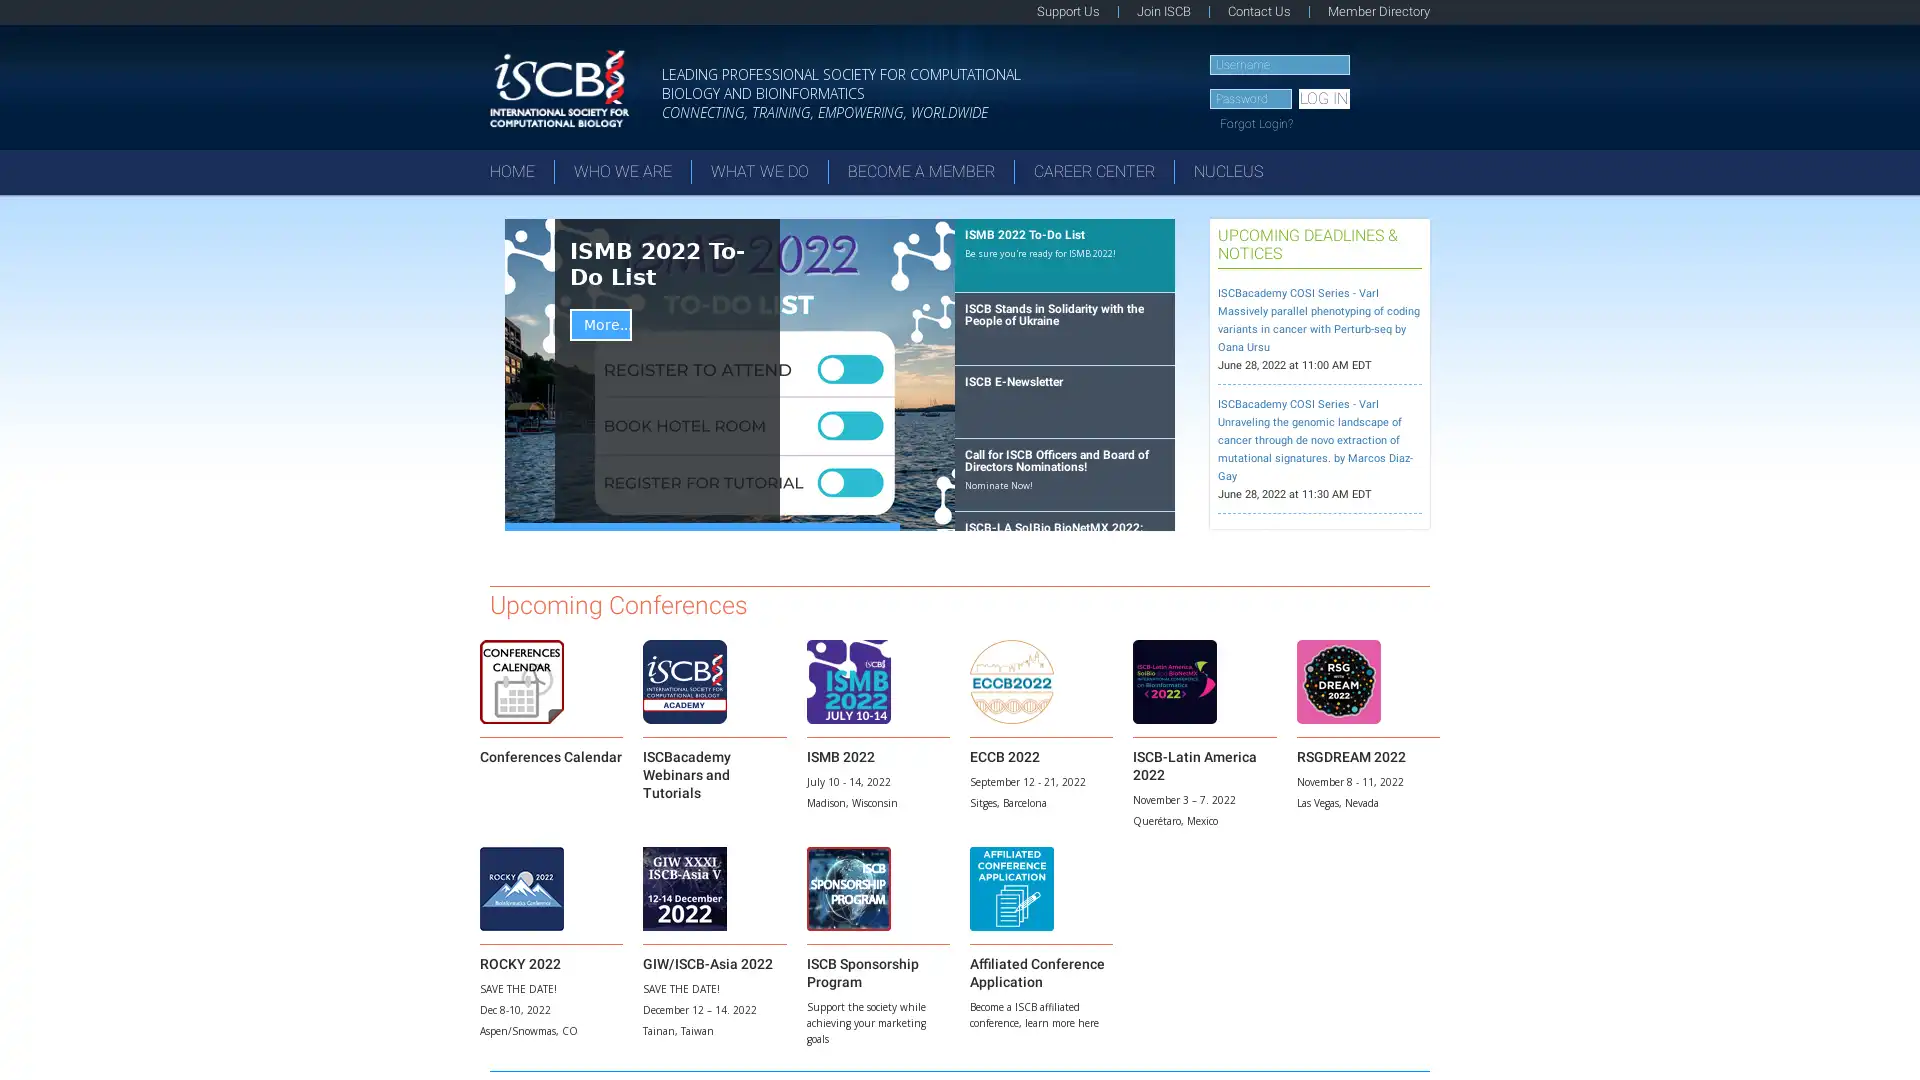 The image size is (1920, 1080). What do you see at coordinates (1323, 99) in the screenshot?
I see `LOG IN` at bounding box center [1323, 99].